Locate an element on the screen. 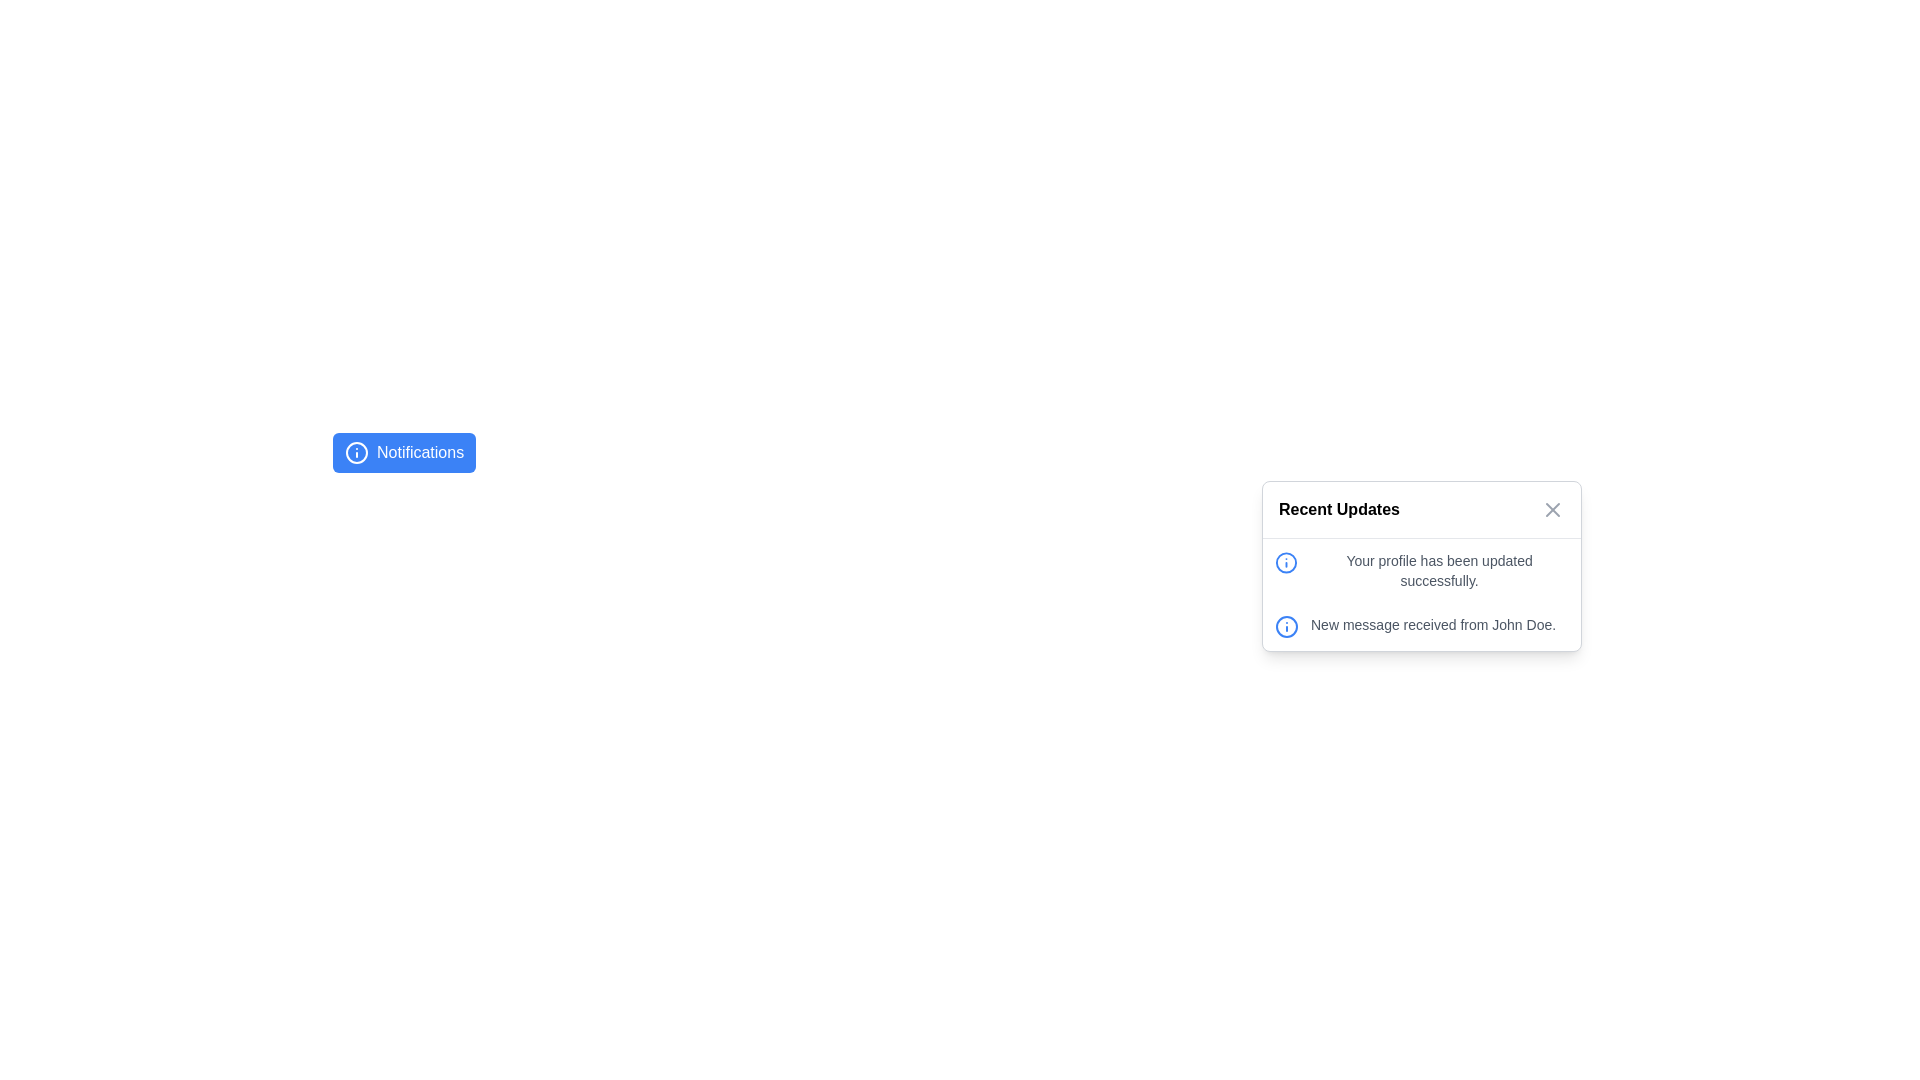 This screenshot has height=1080, width=1920. static text message that indicates 'Your profile has been updated successfully.' located next to the blue circular information icon in the Recent Updates notification card is located at coordinates (1420, 570).